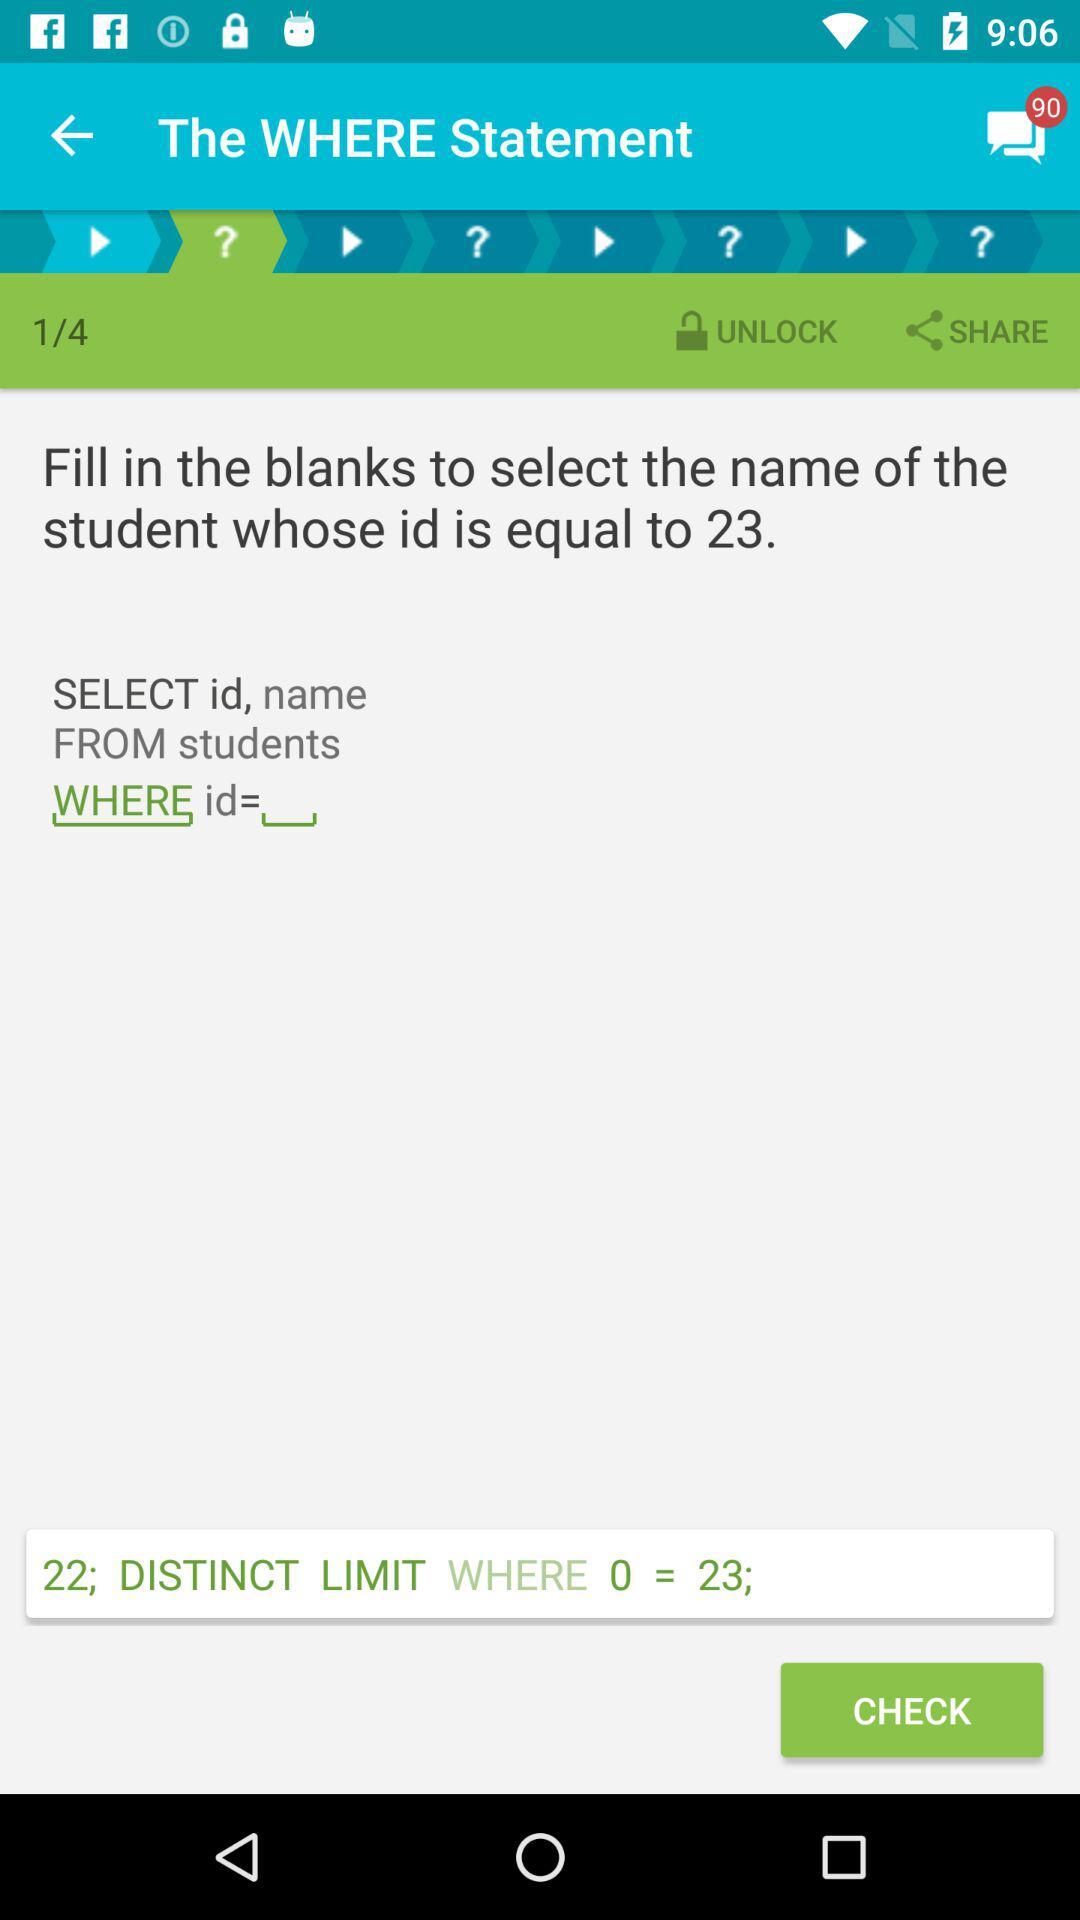  I want to click on the next page, so click(224, 240).